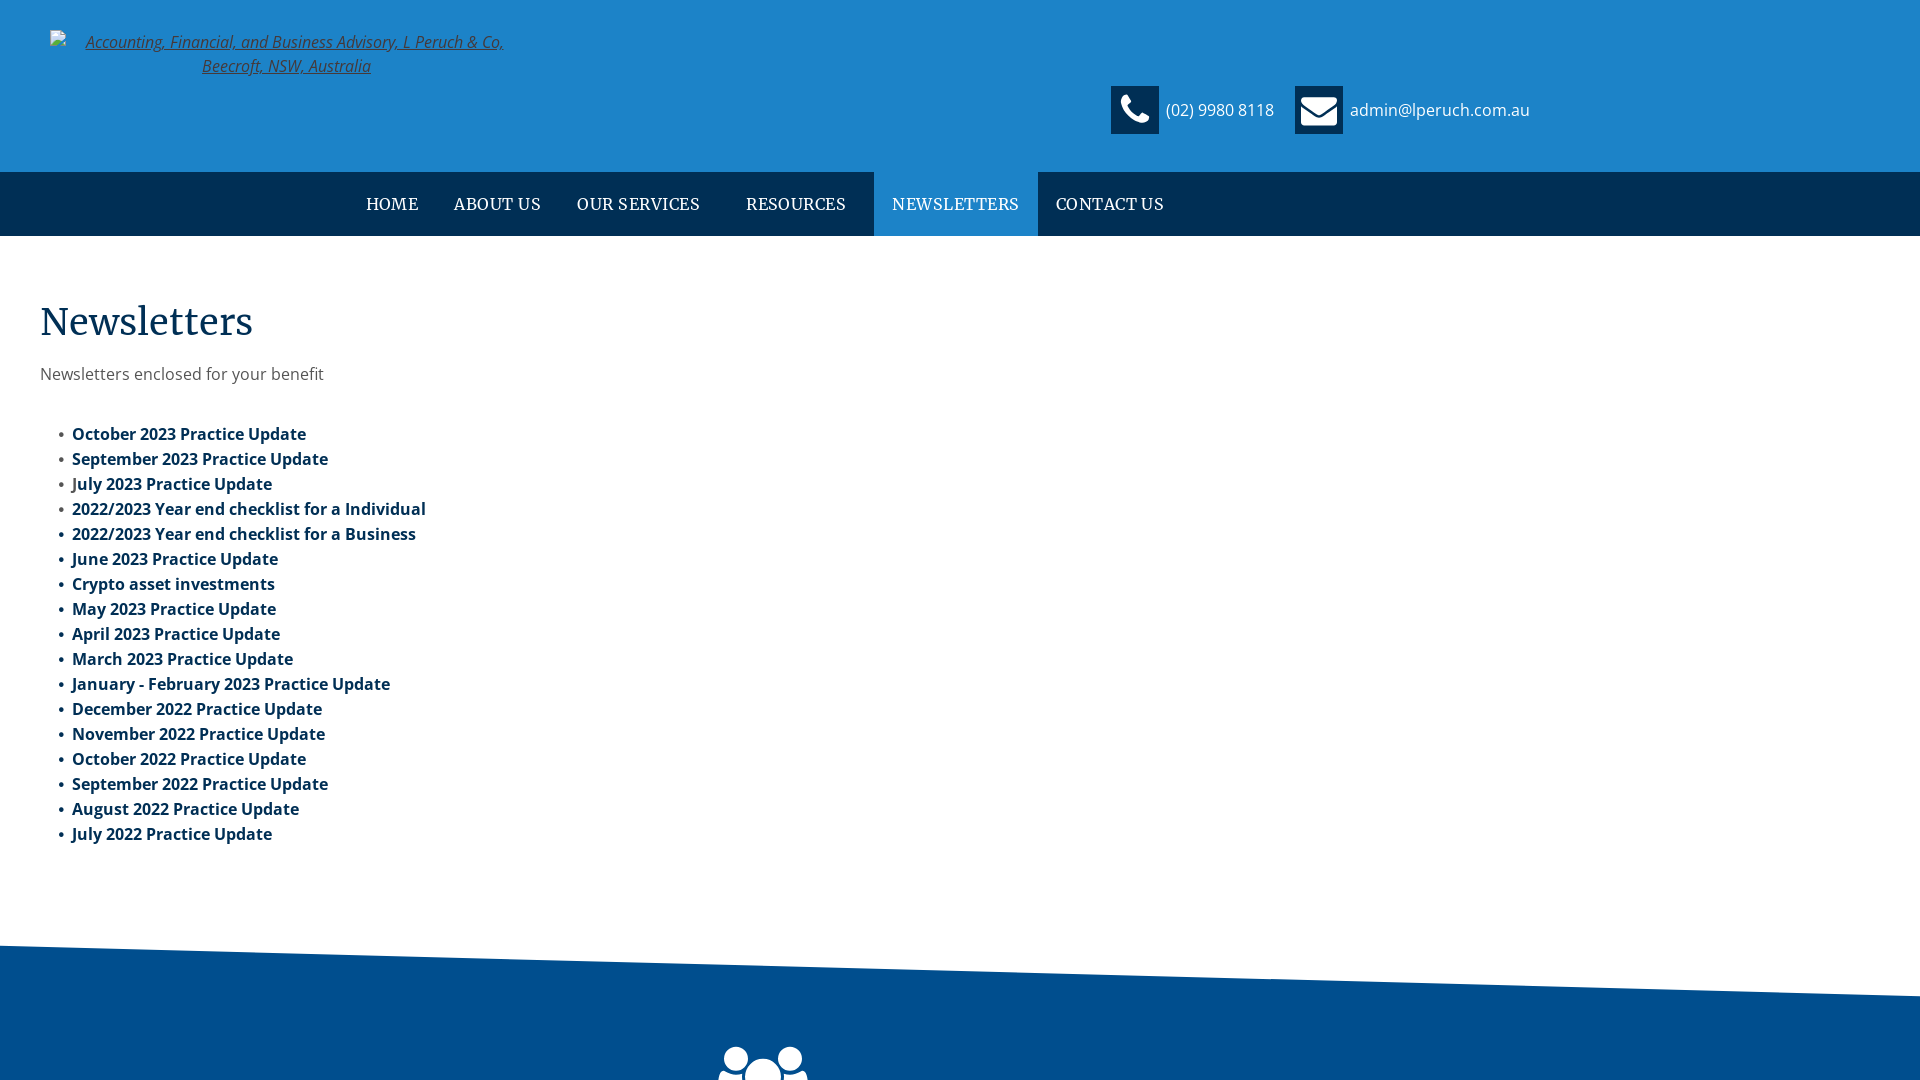 Image resolution: width=1920 pixels, height=1080 pixels. What do you see at coordinates (392, 204) in the screenshot?
I see `'HOME'` at bounding box center [392, 204].